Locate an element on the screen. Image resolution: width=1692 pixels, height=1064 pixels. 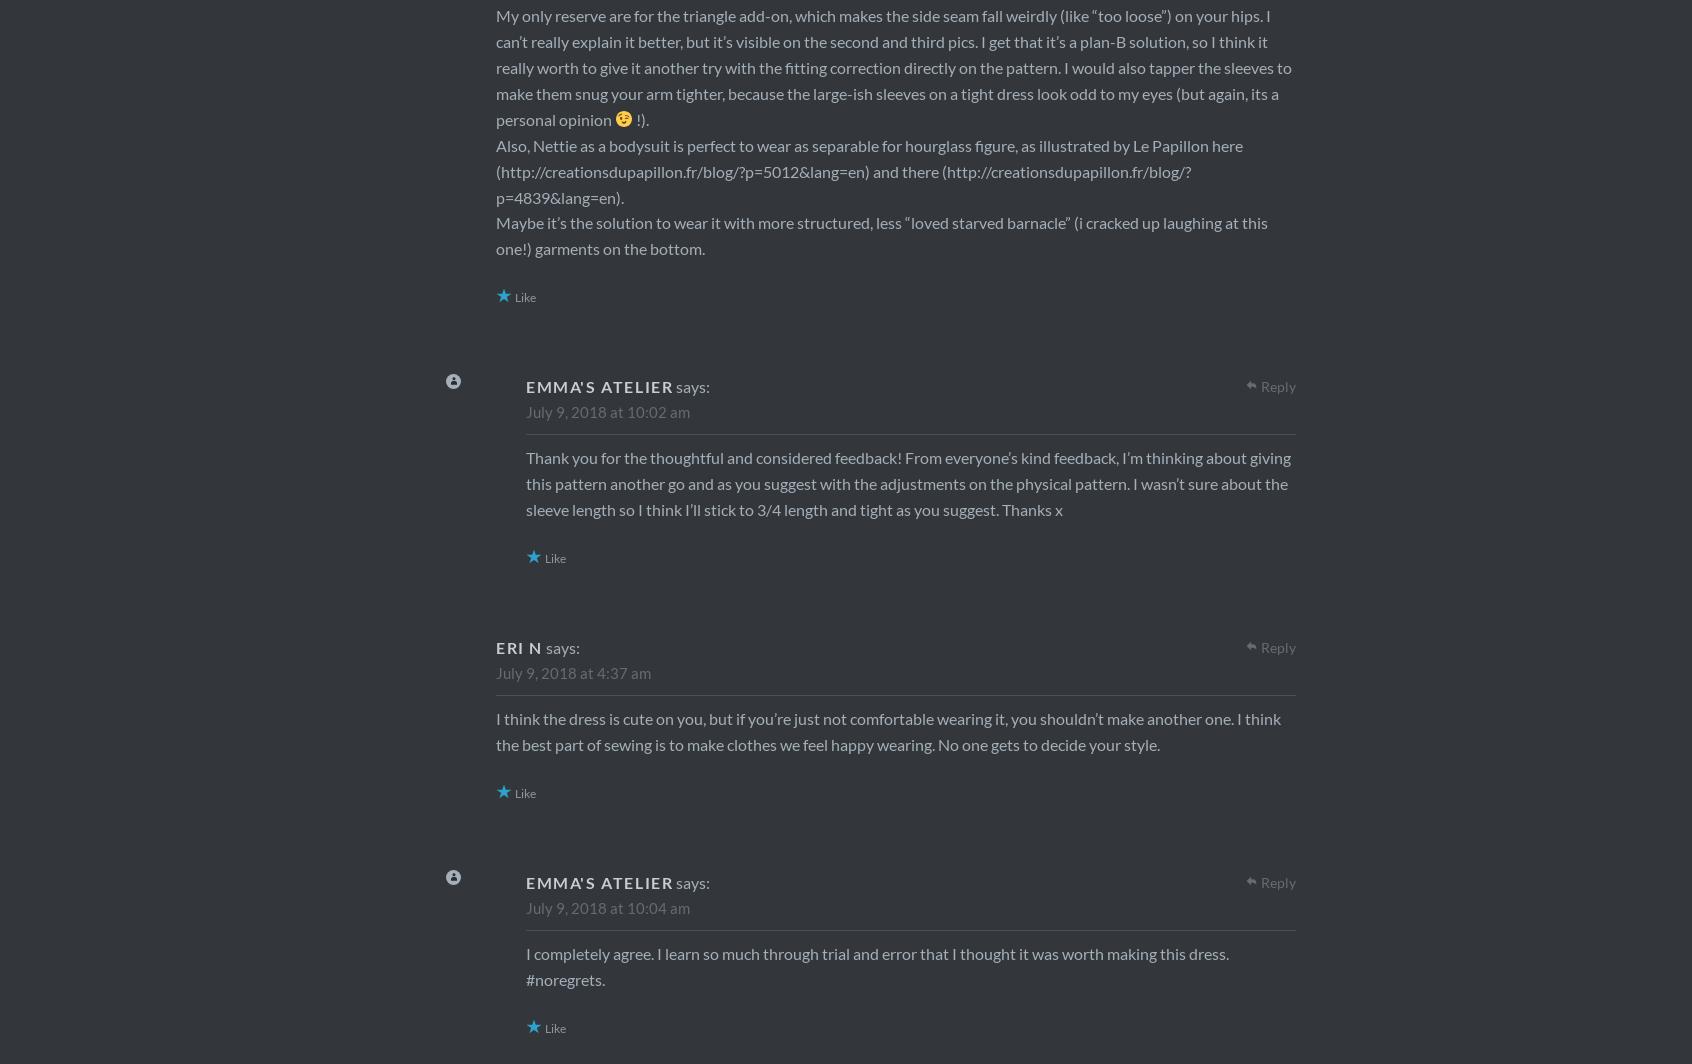
'!).' is located at coordinates (631, 118).